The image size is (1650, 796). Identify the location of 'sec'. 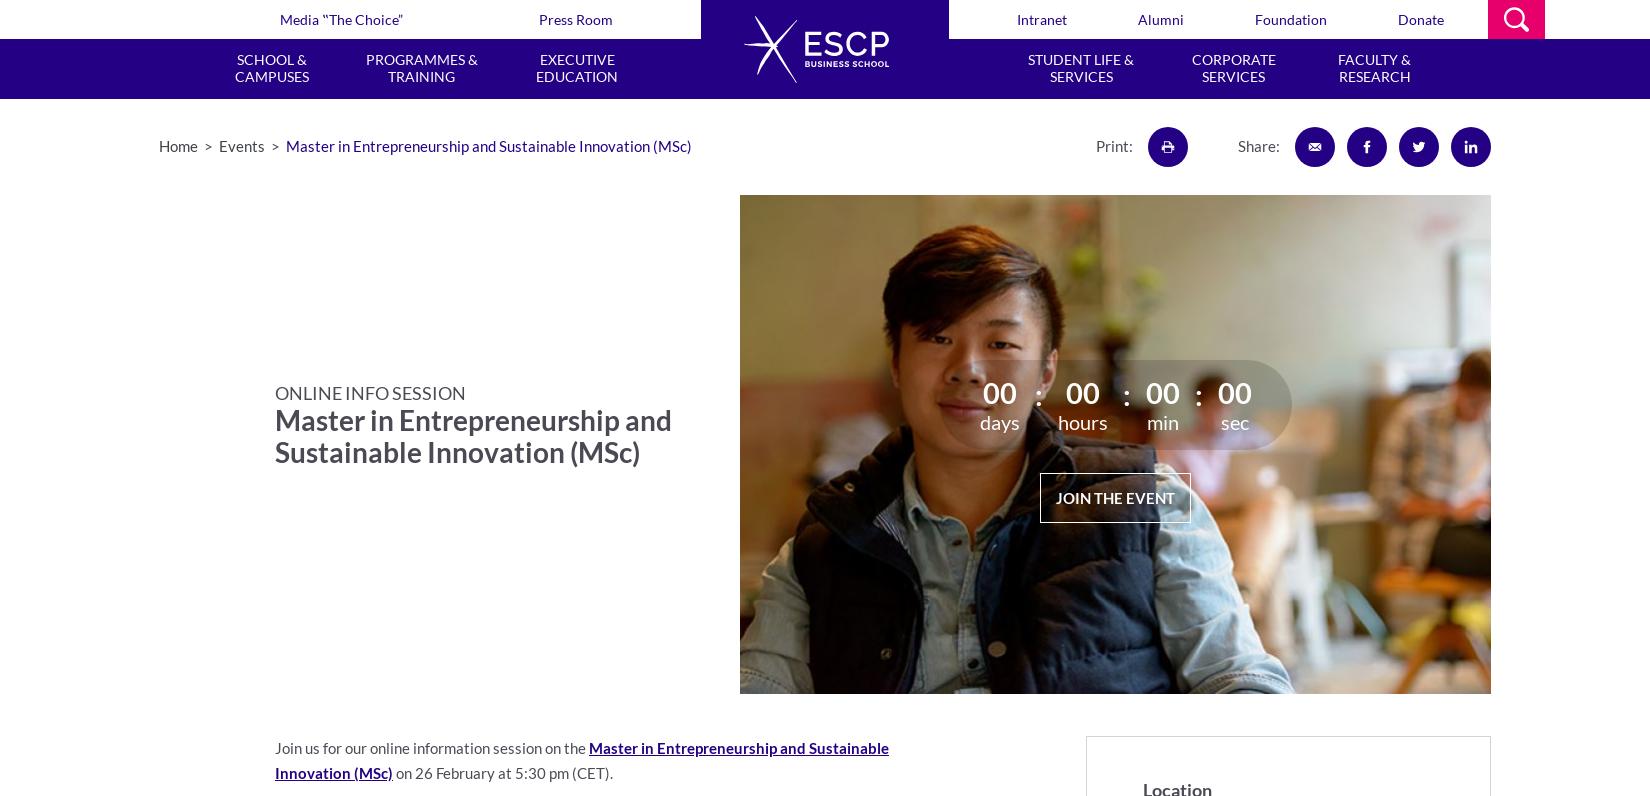
(1234, 421).